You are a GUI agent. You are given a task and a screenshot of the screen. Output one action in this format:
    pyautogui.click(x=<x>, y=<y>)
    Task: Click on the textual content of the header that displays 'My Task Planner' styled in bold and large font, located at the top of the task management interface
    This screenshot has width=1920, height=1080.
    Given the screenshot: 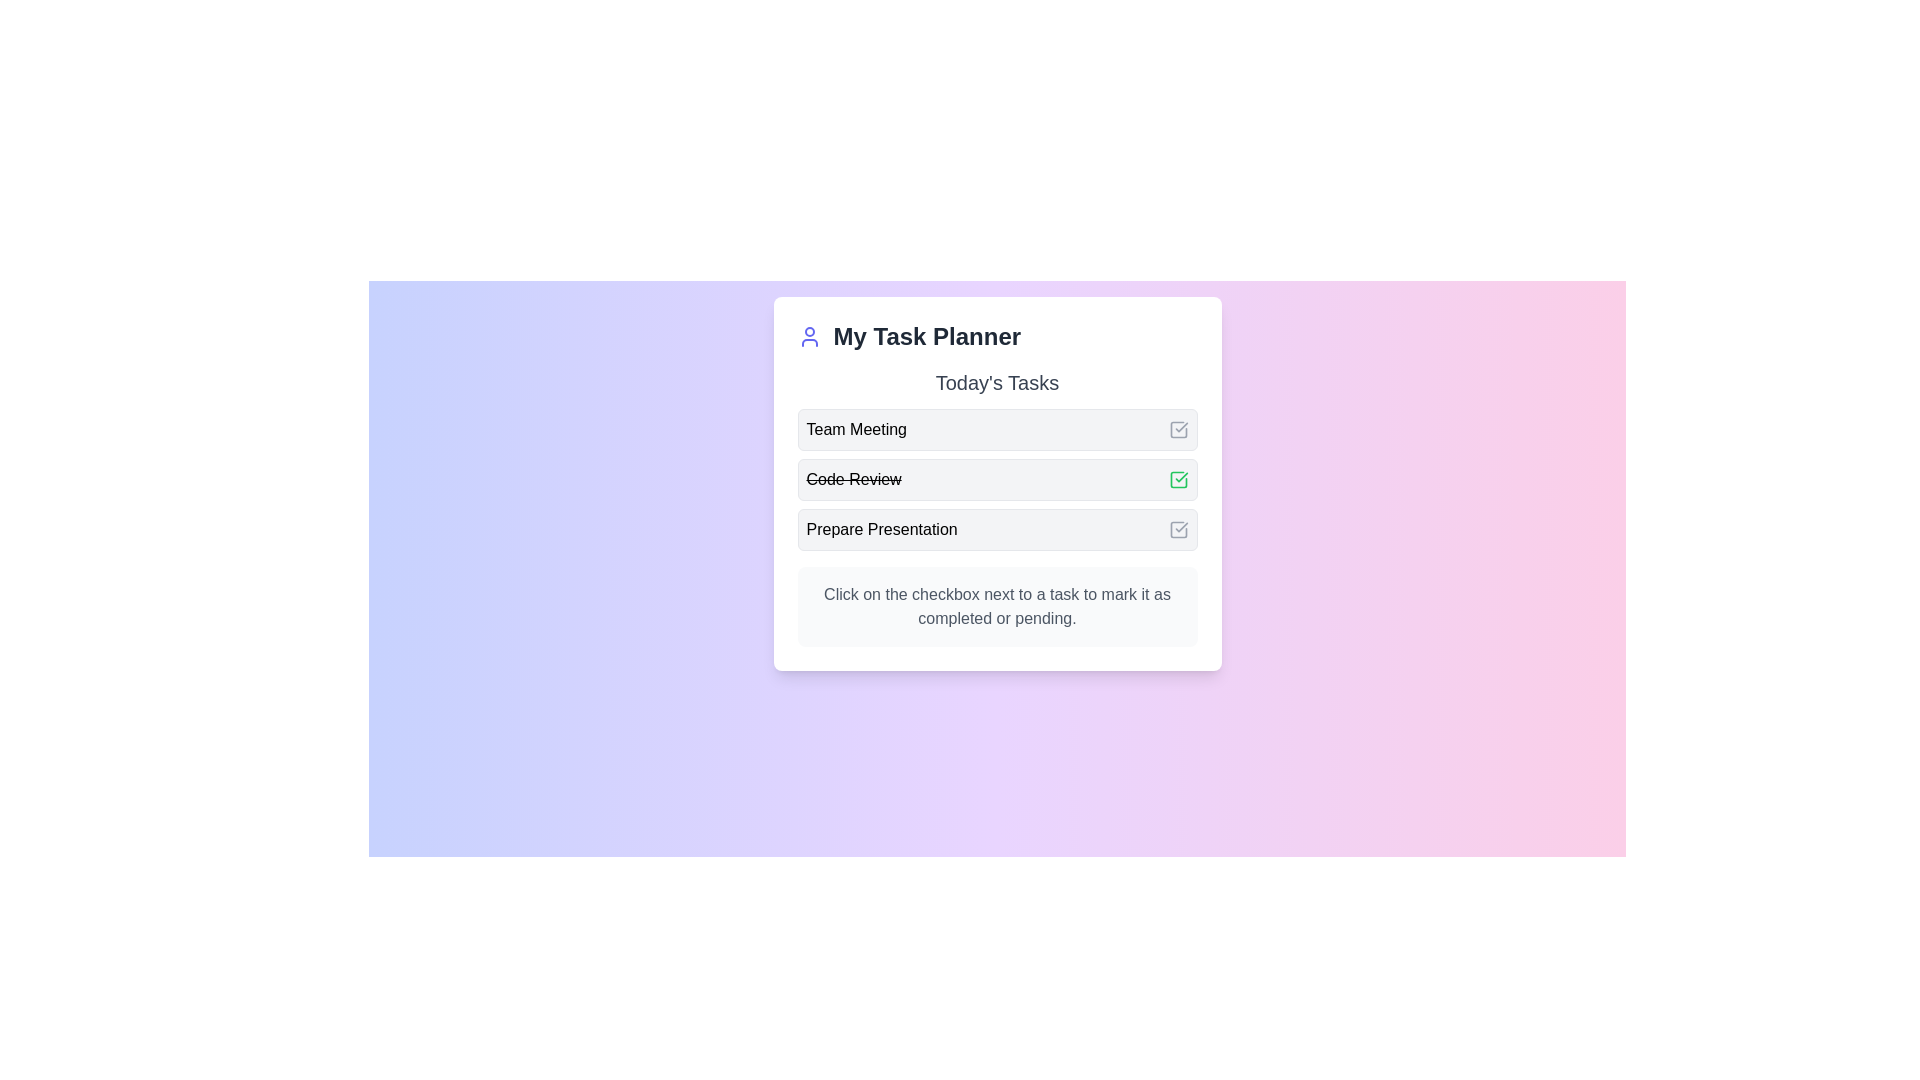 What is the action you would take?
    pyautogui.click(x=997, y=335)
    